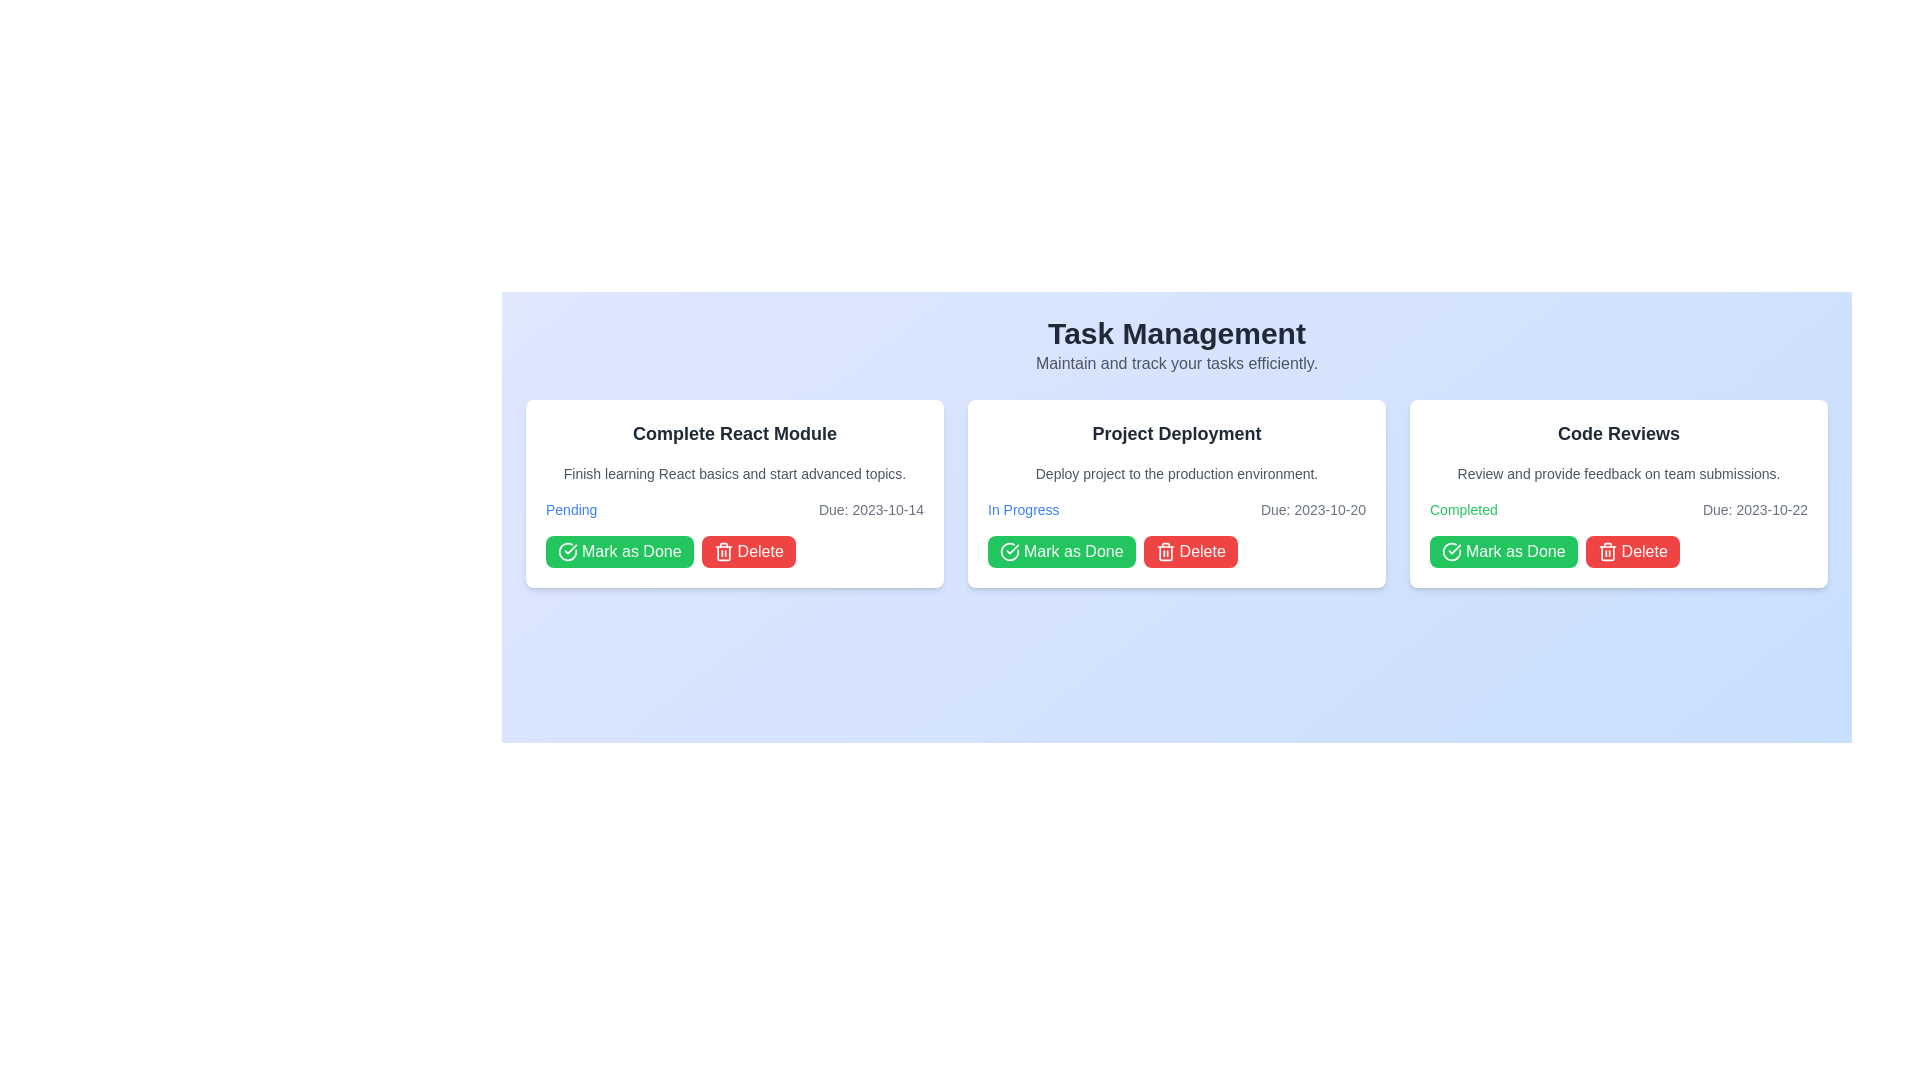 This screenshot has width=1920, height=1080. Describe the element at coordinates (1632, 551) in the screenshot. I see `the red 'Delete' button with a trash can icon located in the bottom-right section of the 'Code Reviews' card` at that location.